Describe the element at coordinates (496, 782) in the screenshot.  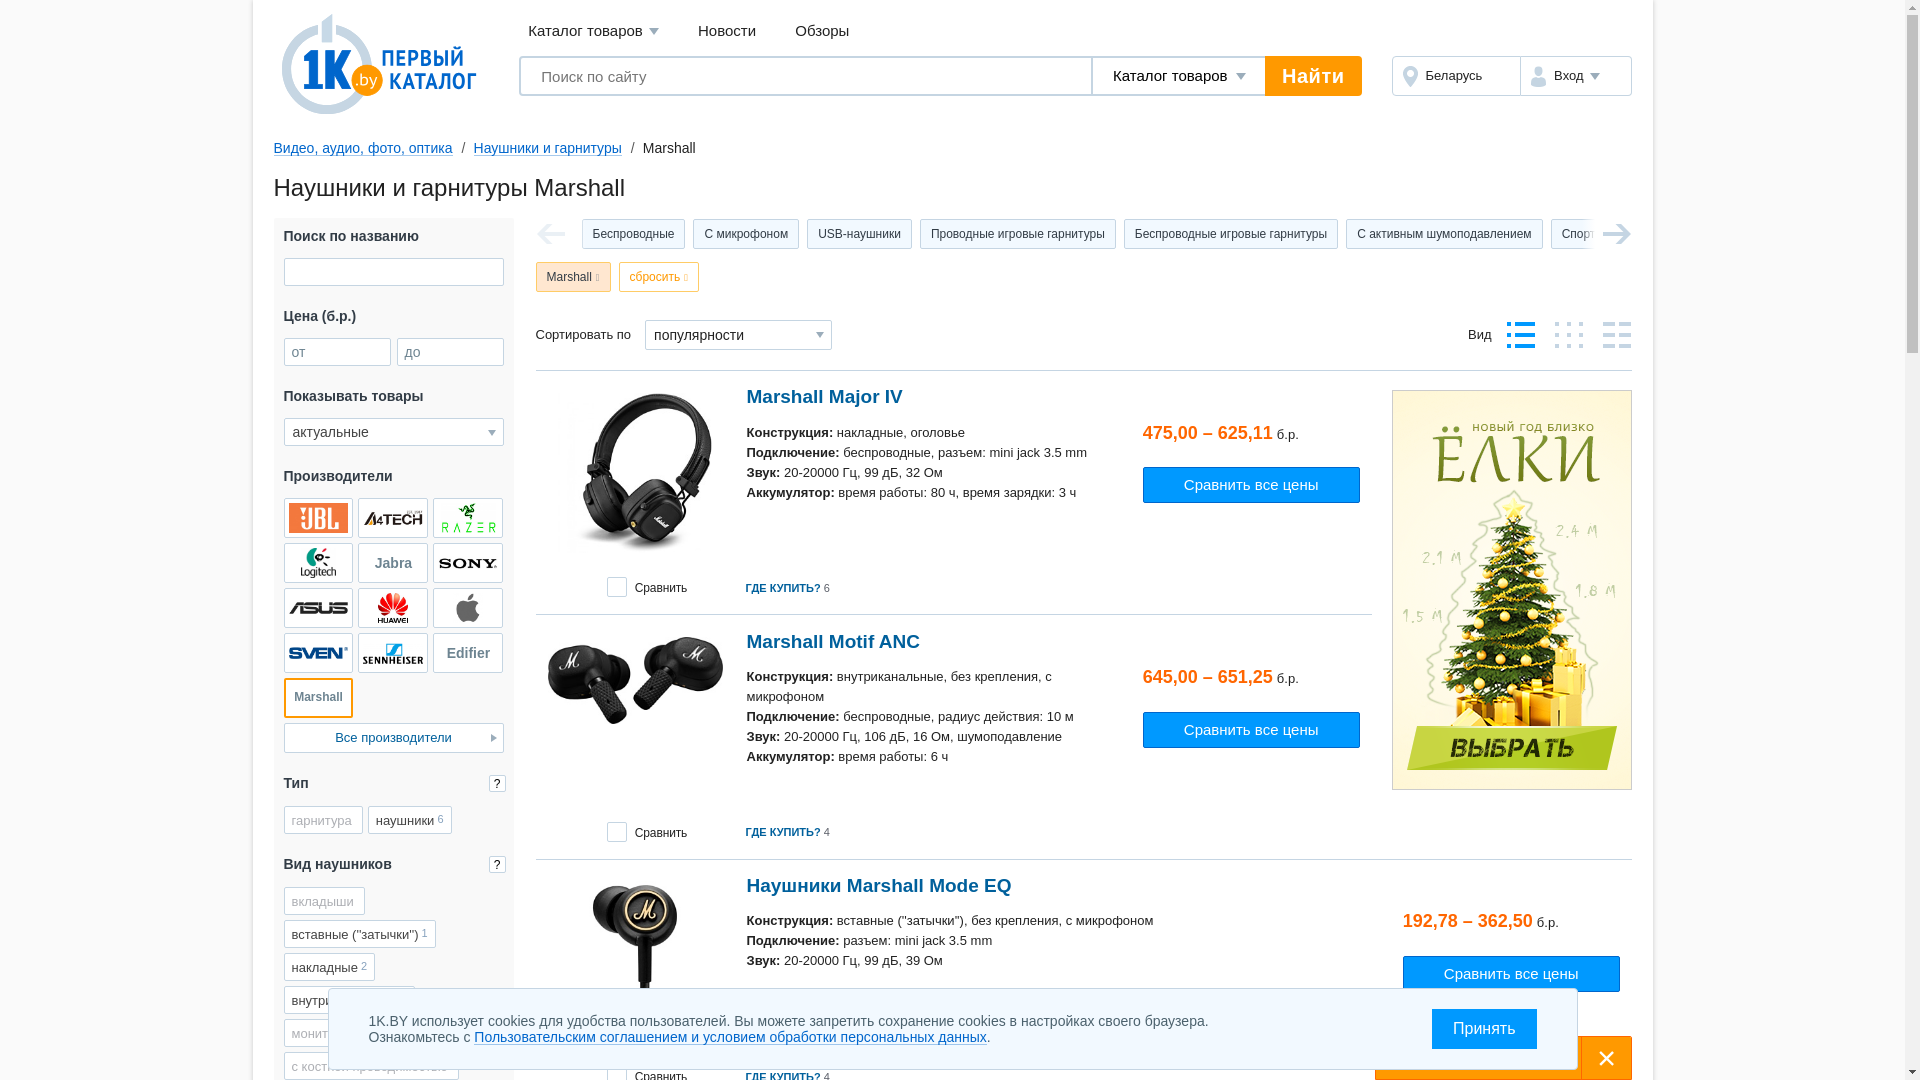
I see `'?'` at that location.